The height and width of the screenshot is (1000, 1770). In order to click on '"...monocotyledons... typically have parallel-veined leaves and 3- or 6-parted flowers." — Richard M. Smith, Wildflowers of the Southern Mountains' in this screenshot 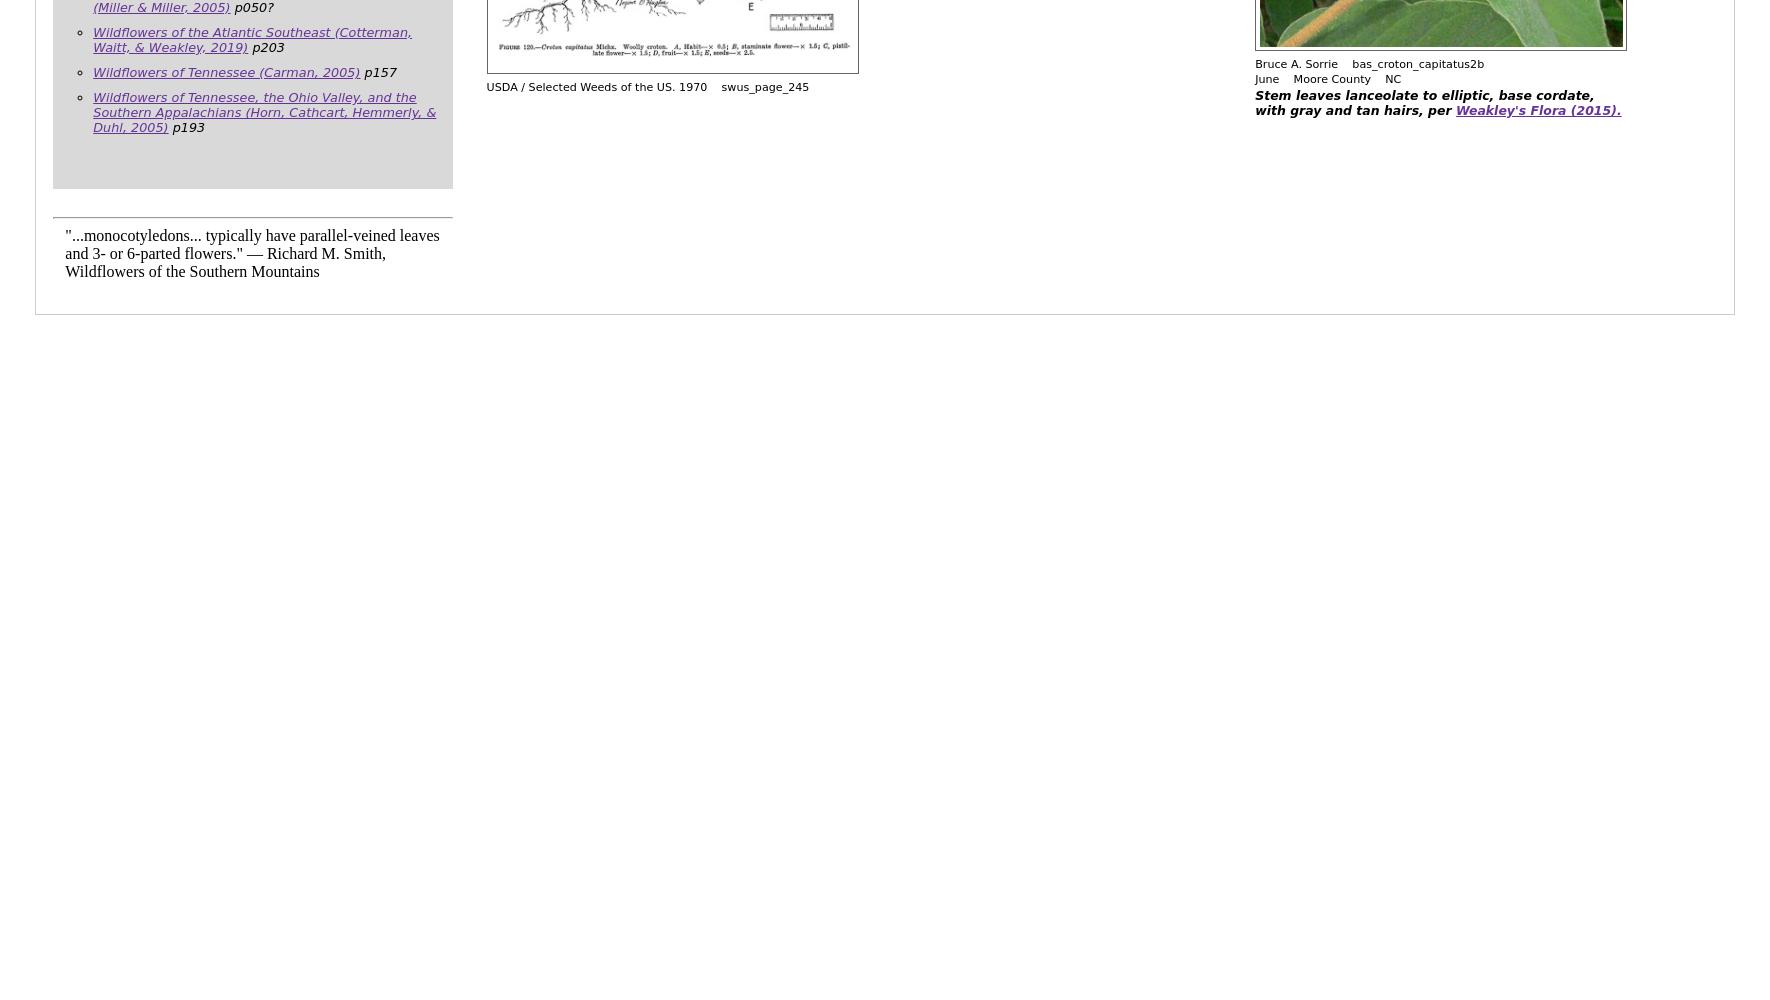, I will do `click(63, 253)`.